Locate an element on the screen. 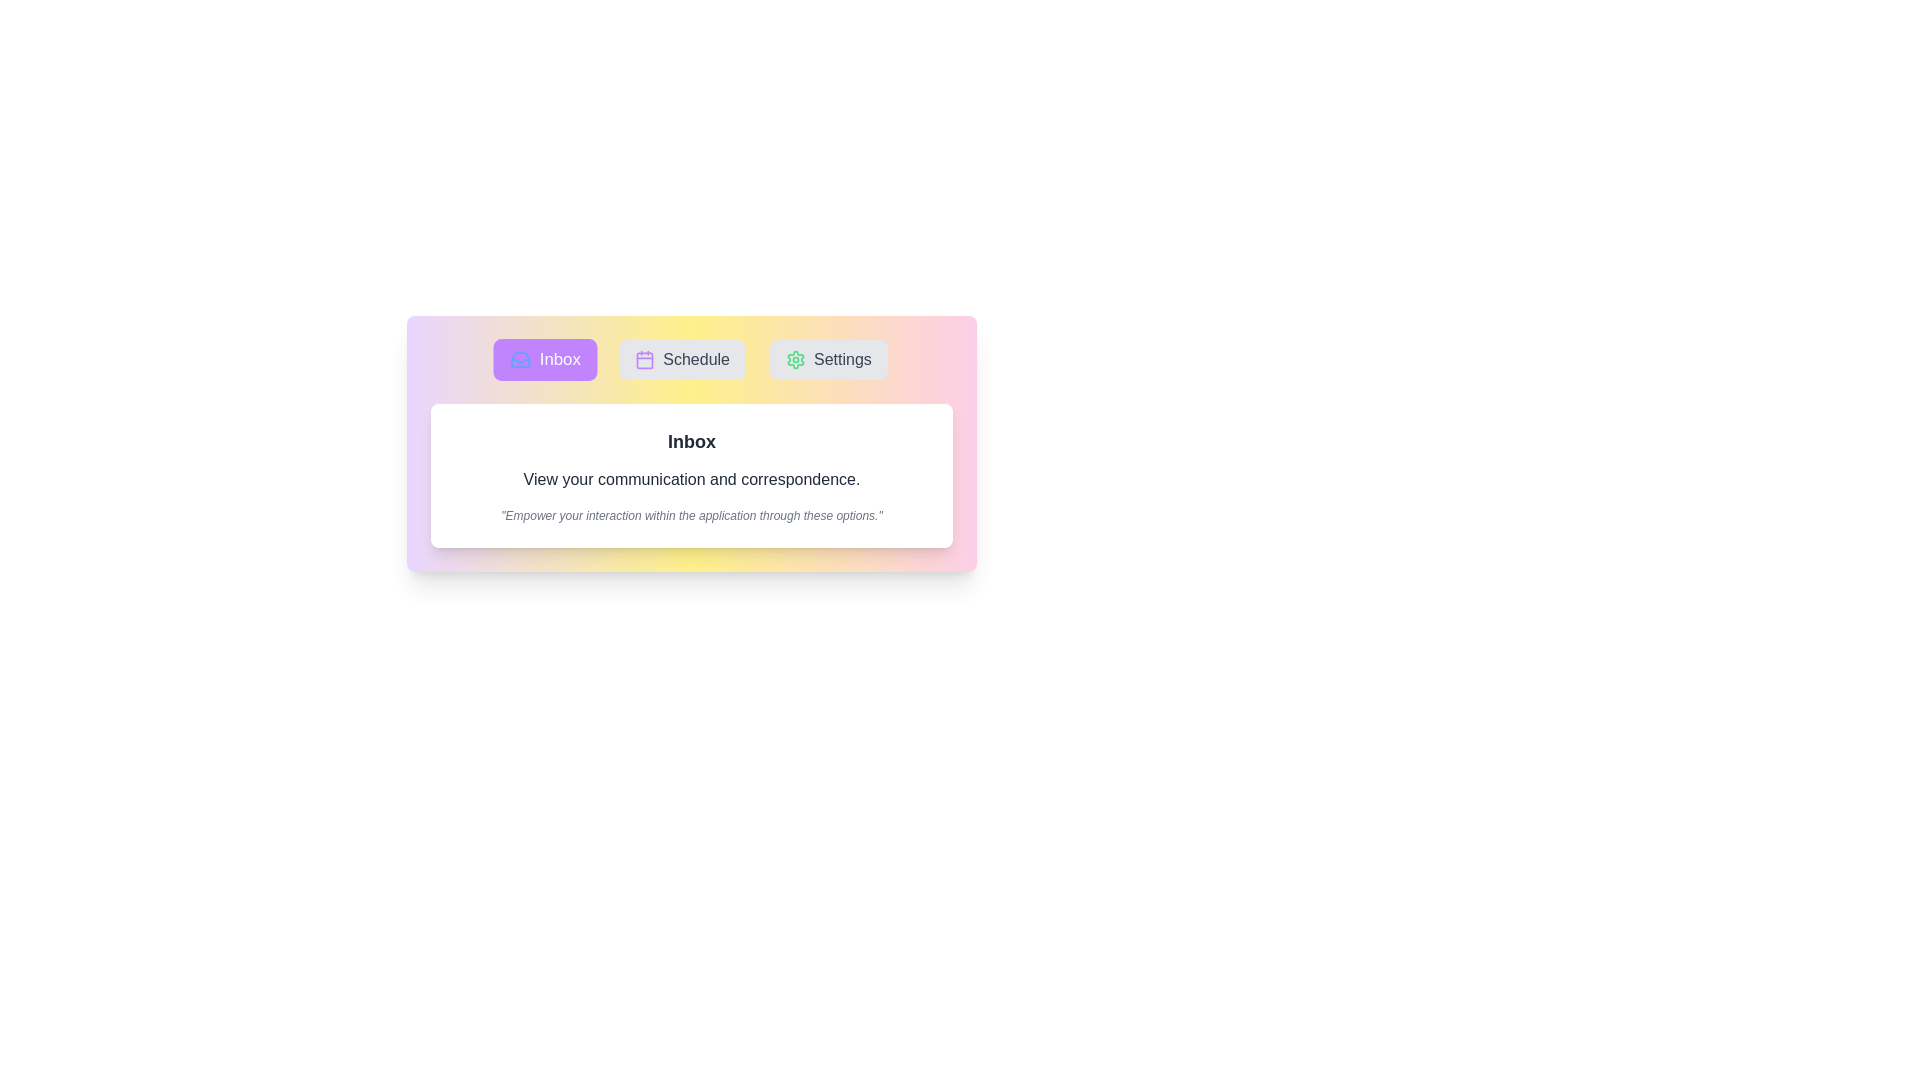  the tab button labeled Schedule is located at coordinates (682, 358).